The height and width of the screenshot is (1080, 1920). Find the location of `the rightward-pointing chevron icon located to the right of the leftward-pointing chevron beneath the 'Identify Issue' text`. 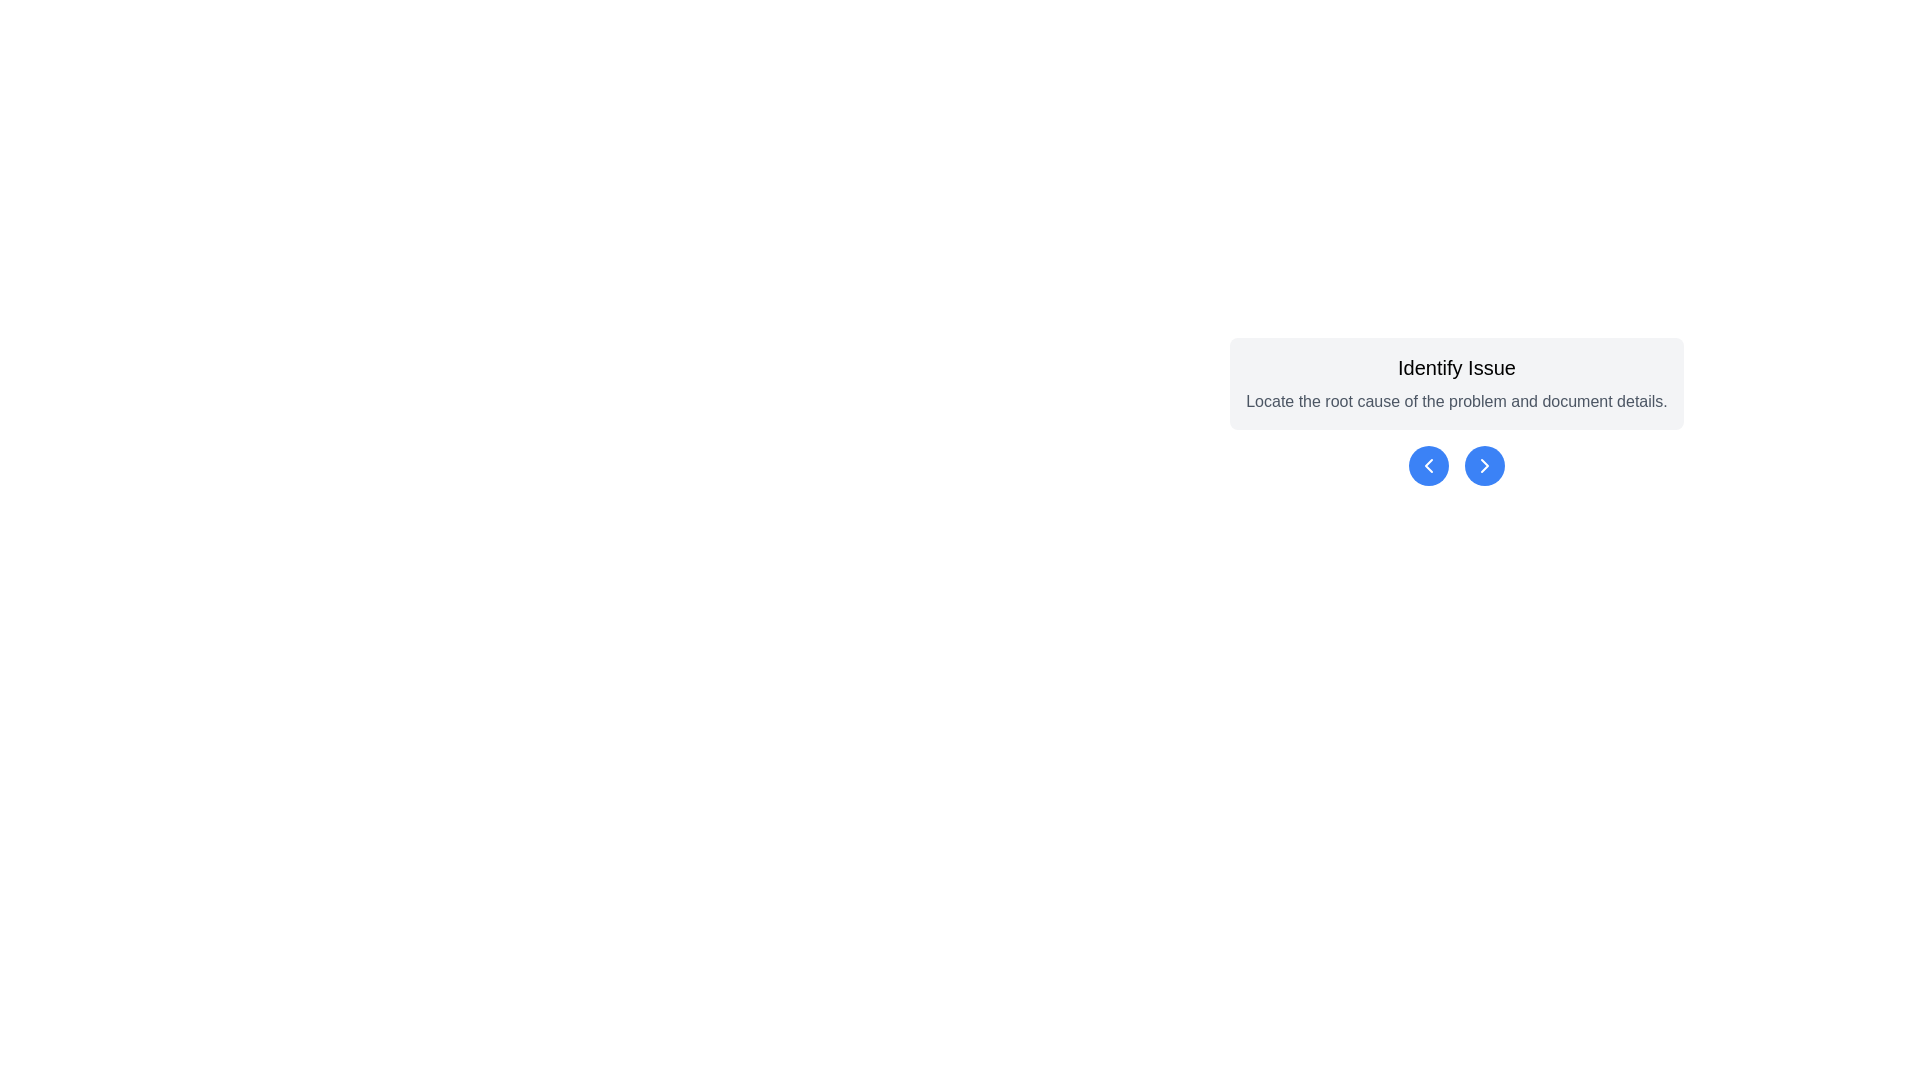

the rightward-pointing chevron icon located to the right of the leftward-pointing chevron beneath the 'Identify Issue' text is located at coordinates (1484, 466).